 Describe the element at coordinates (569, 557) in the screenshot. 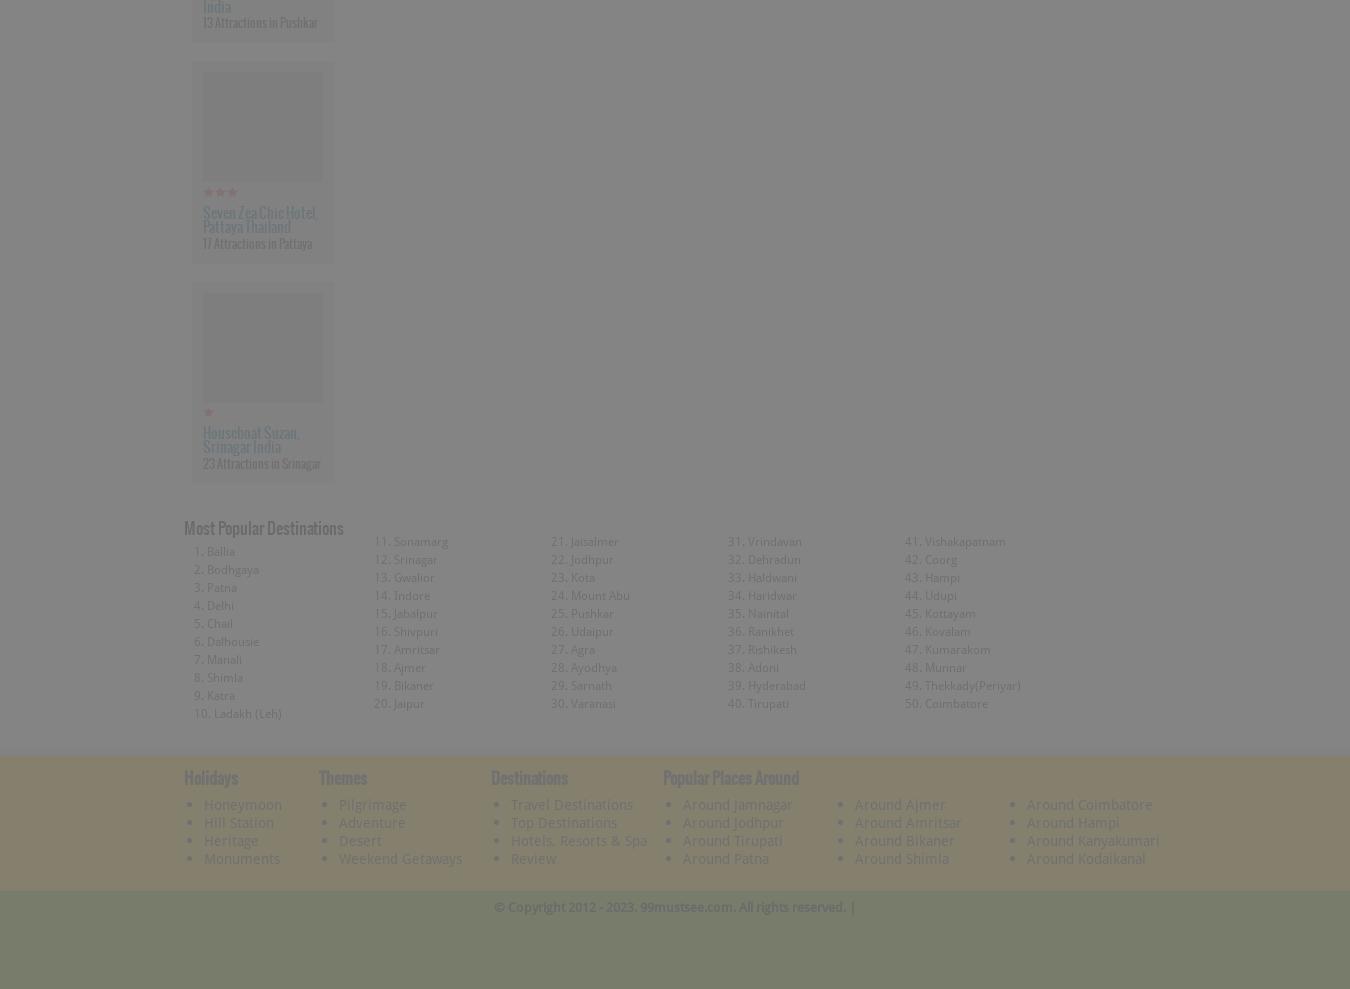

I see `'Jodhpur'` at that location.